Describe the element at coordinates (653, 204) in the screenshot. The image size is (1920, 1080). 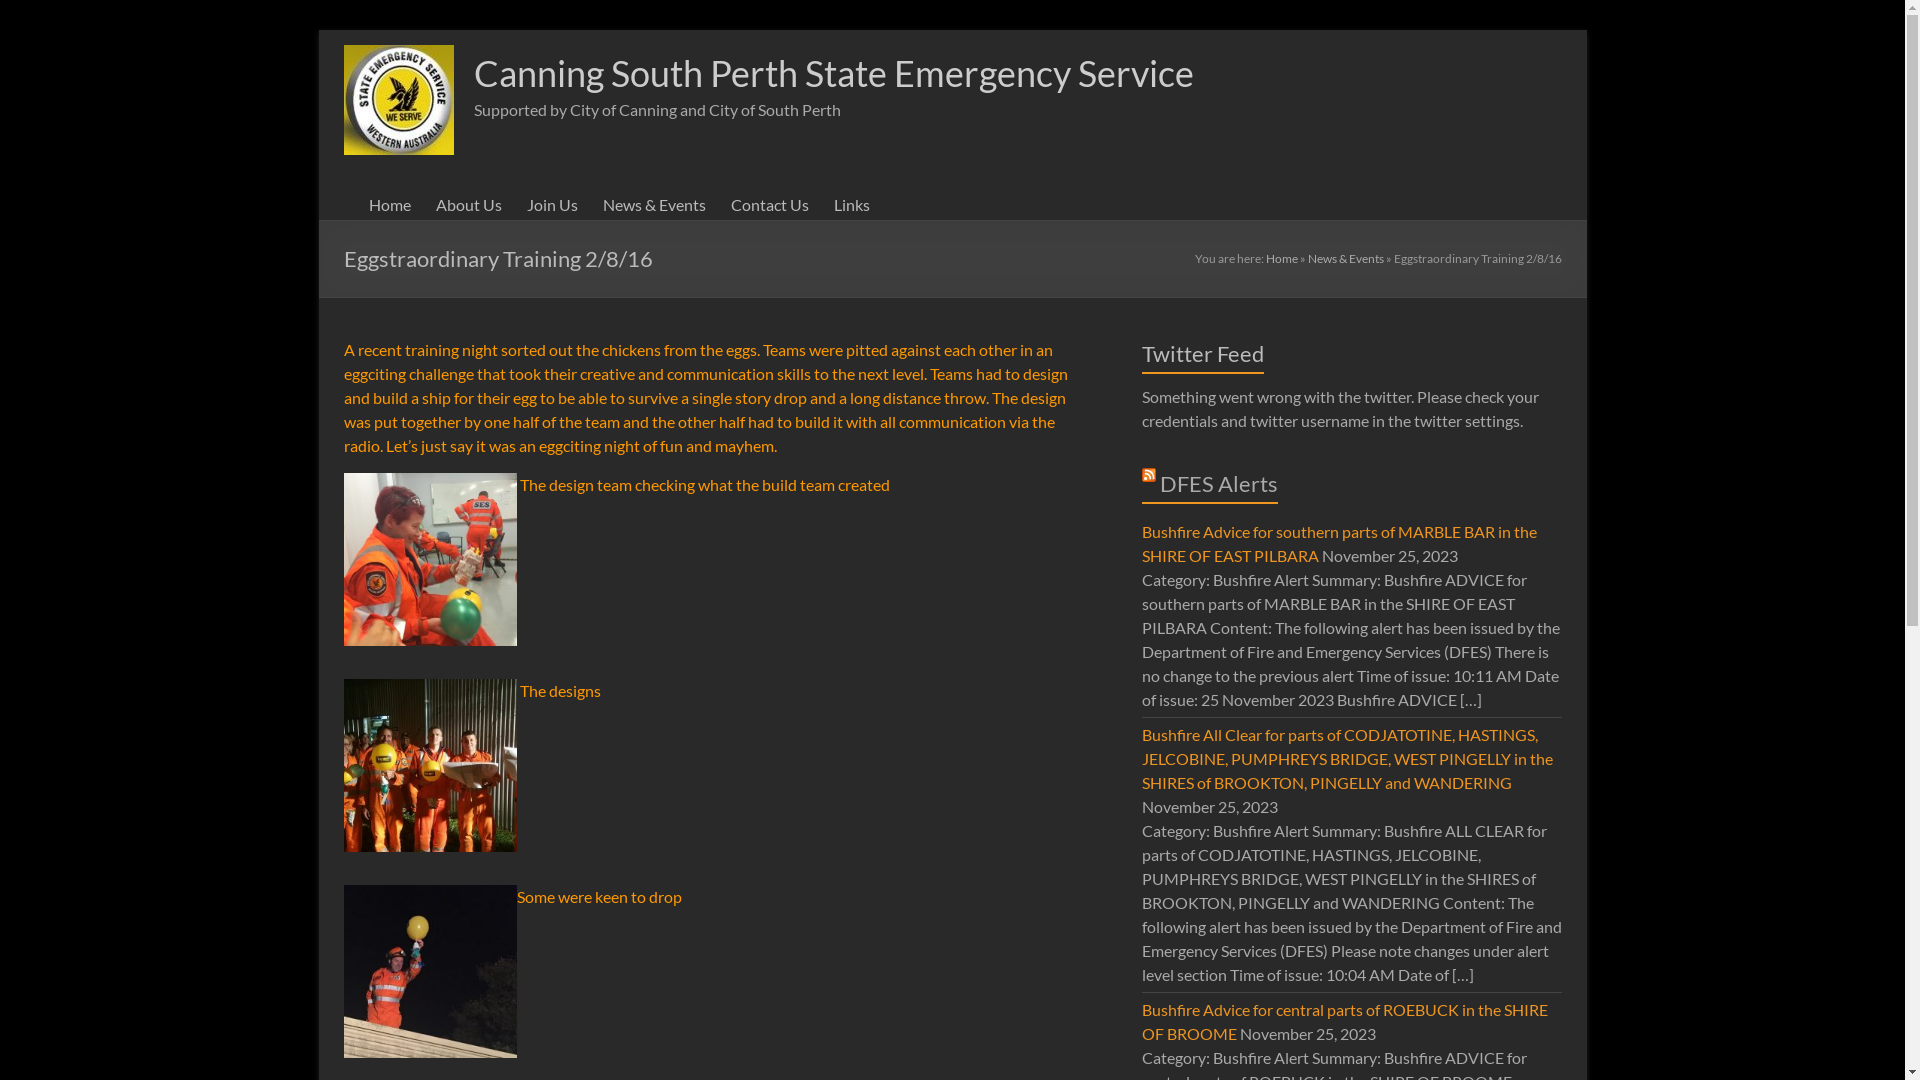
I see `'News & Events'` at that location.